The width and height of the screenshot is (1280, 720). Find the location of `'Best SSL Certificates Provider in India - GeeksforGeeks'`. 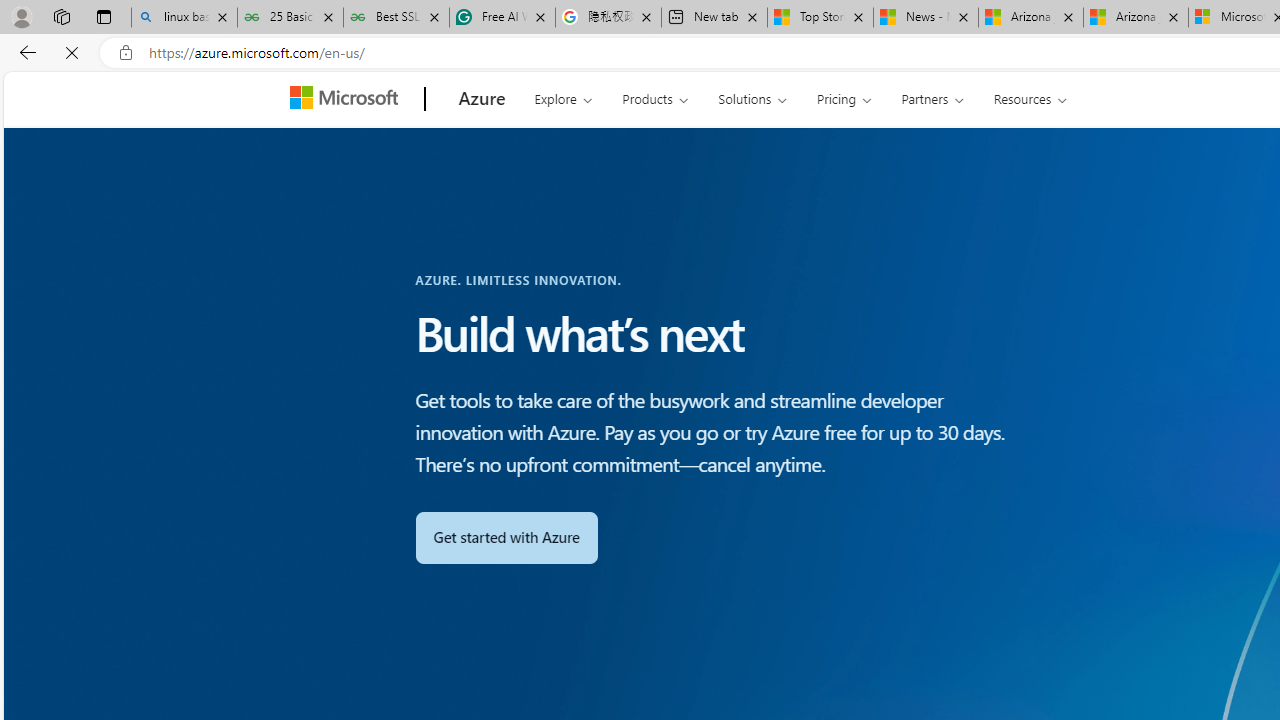

'Best SSL Certificates Provider in India - GeeksforGeeks' is located at coordinates (396, 17).